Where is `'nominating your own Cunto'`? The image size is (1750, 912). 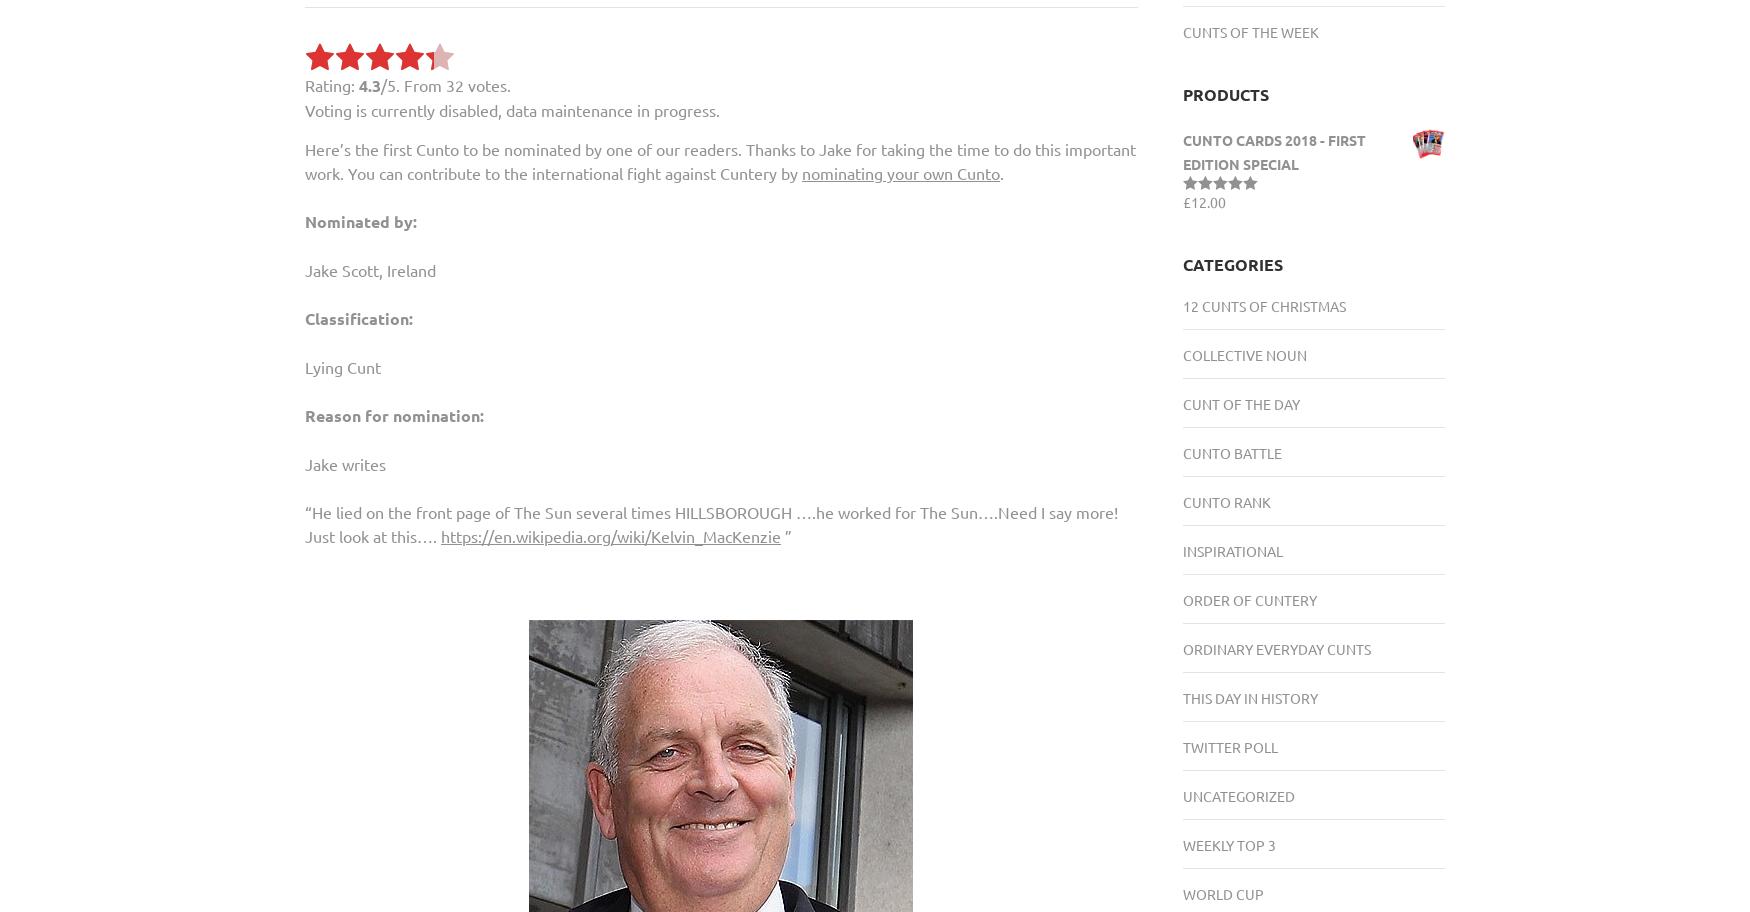 'nominating your own Cunto' is located at coordinates (900, 173).